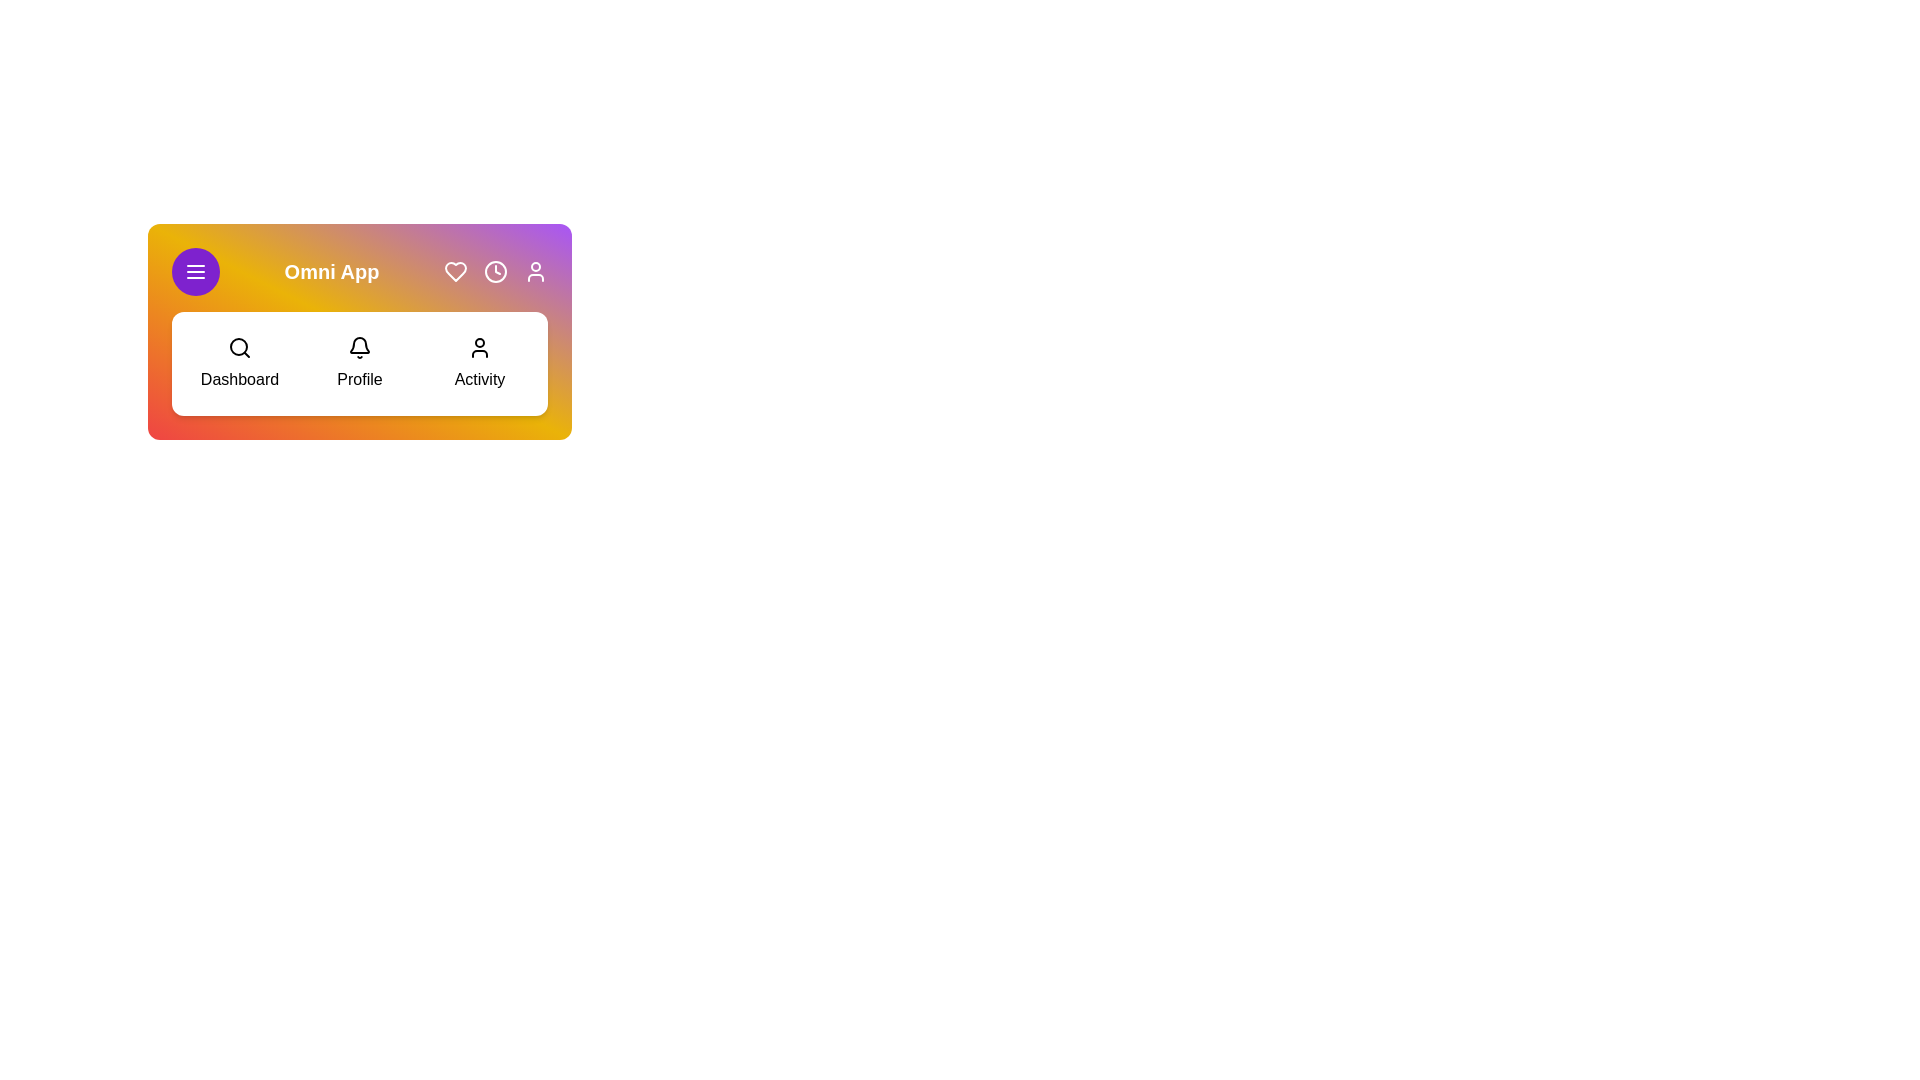 The height and width of the screenshot is (1080, 1920). I want to click on the 'User' icon in the top-right corner of the StylishAppBar, so click(536, 272).